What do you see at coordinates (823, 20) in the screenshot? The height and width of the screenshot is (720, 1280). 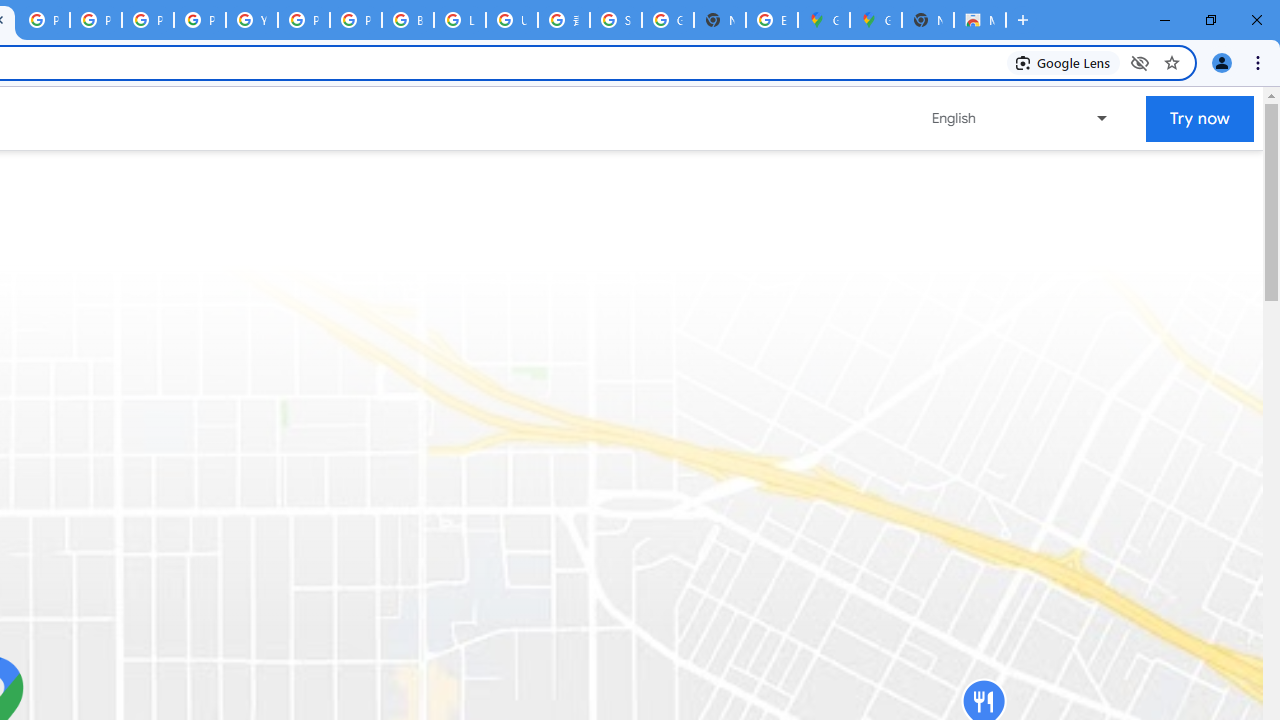 I see `'Google Maps'` at bounding box center [823, 20].